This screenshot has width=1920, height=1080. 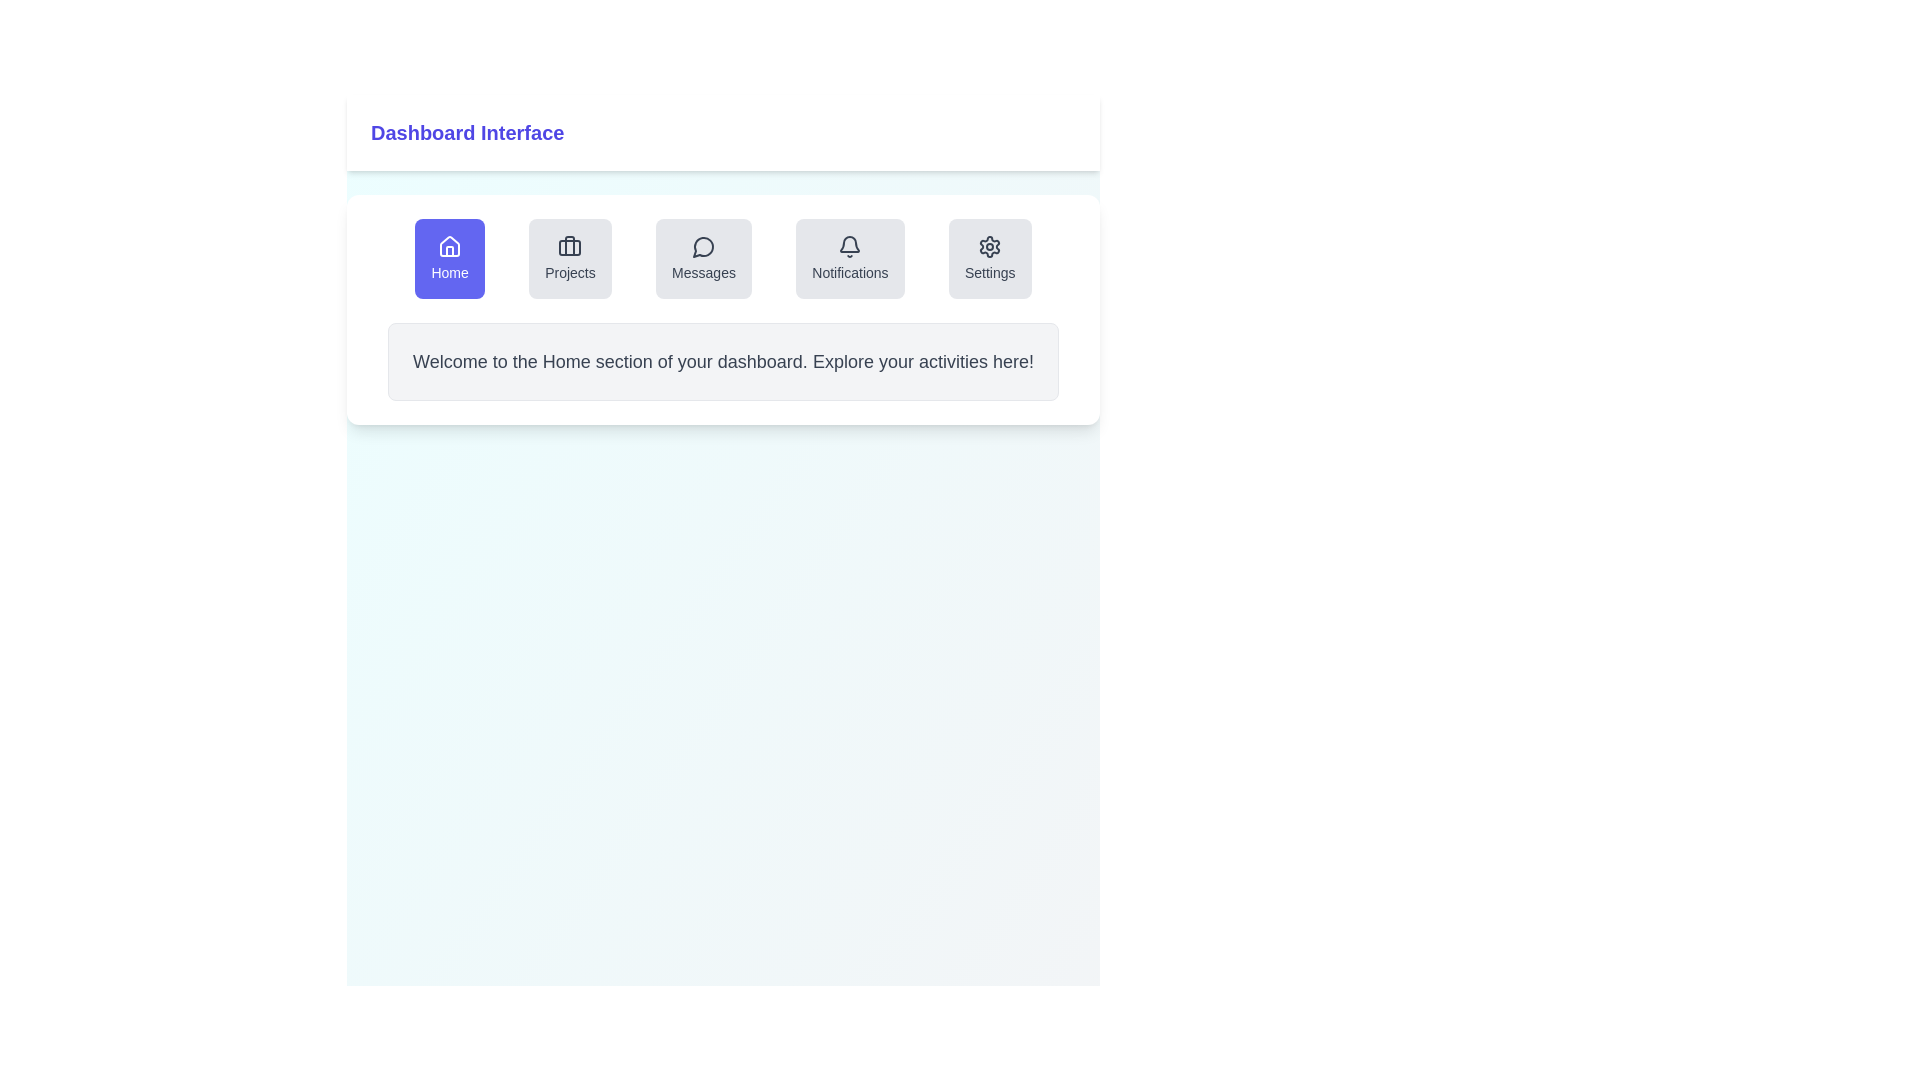 What do you see at coordinates (569, 245) in the screenshot?
I see `the left rectangular component of the briefcase icon in the navigation menu` at bounding box center [569, 245].